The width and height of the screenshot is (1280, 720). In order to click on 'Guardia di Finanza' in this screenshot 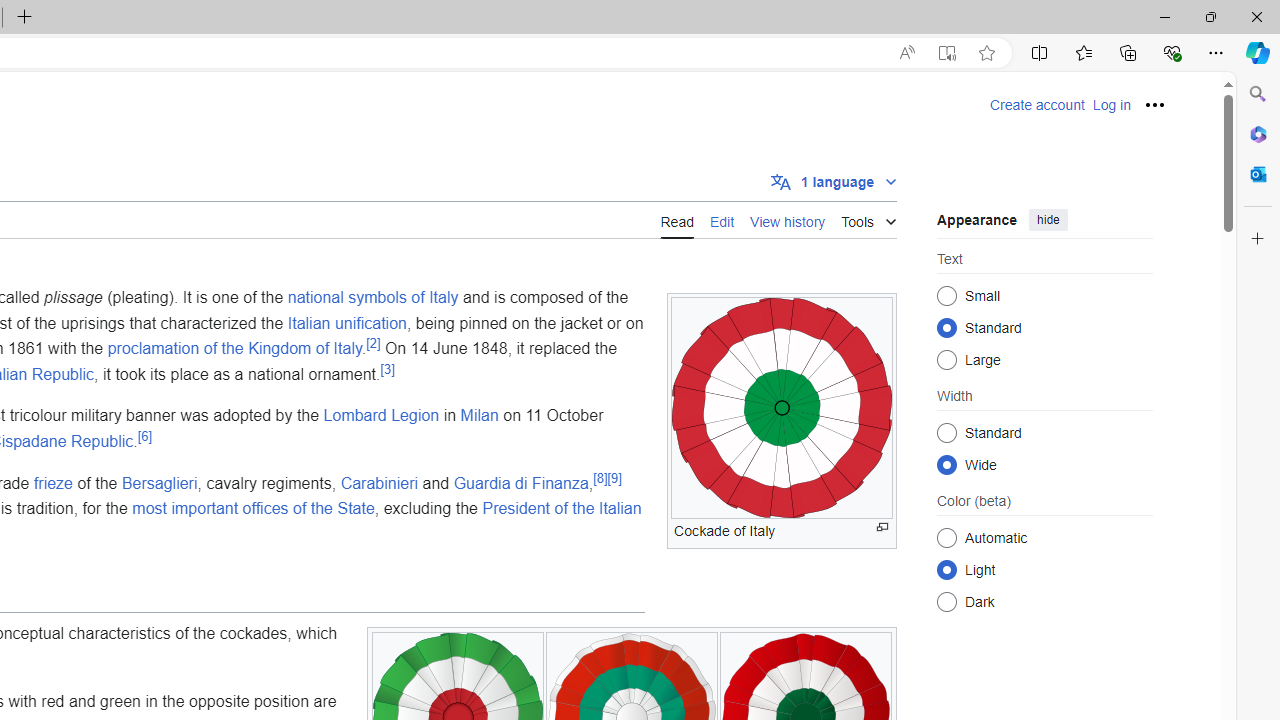, I will do `click(520, 482)`.